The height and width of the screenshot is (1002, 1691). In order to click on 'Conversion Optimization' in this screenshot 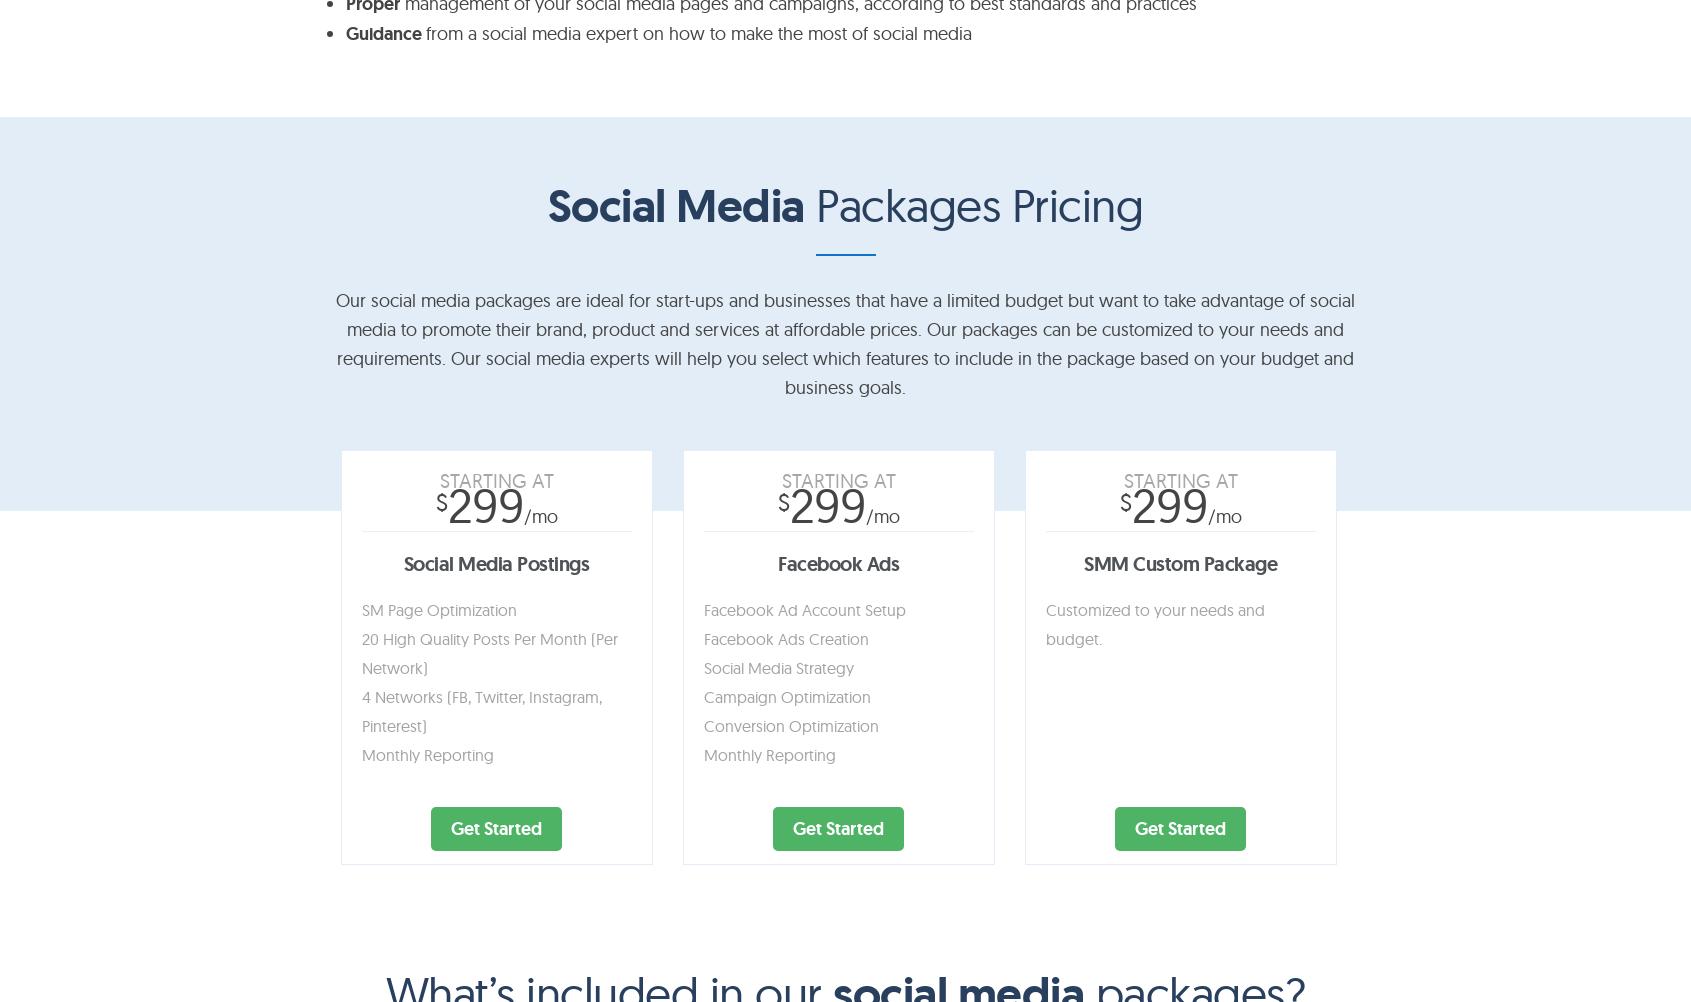, I will do `click(789, 725)`.